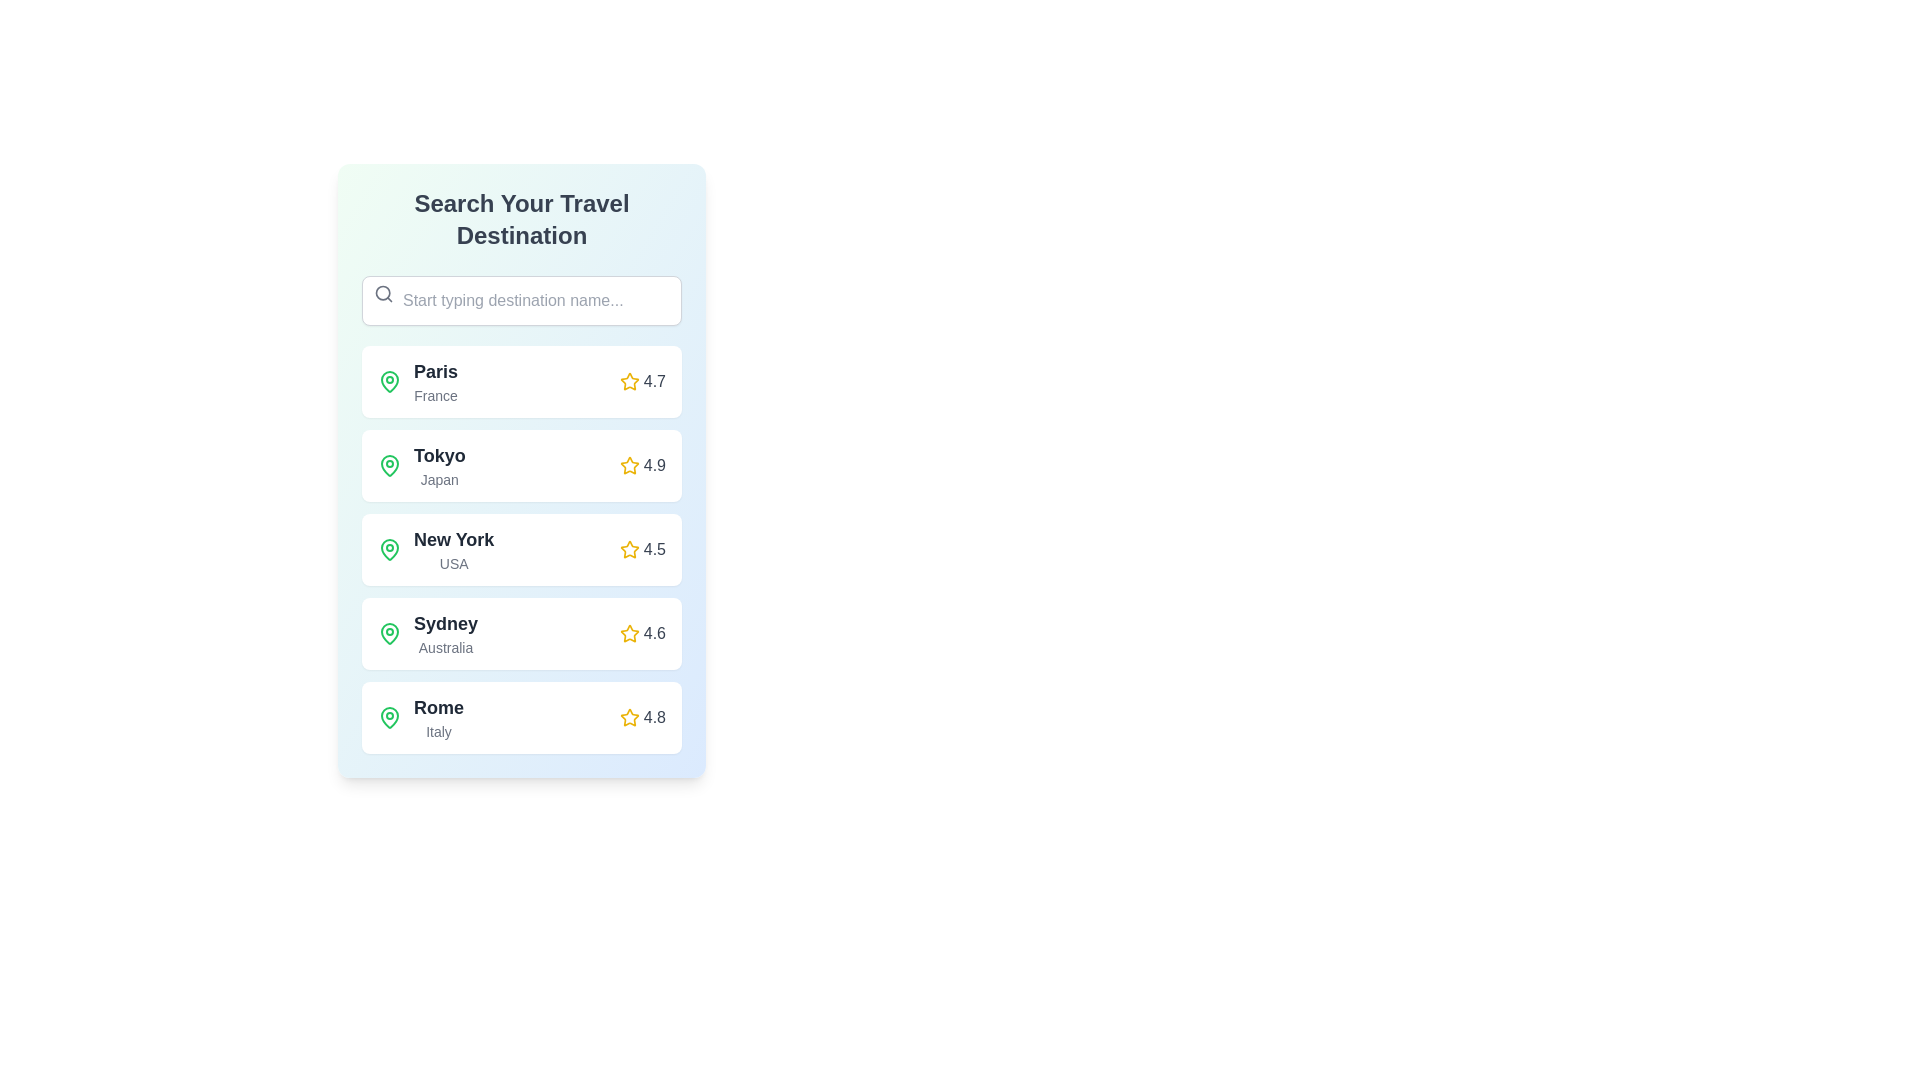 The height and width of the screenshot is (1080, 1920). What do you see at coordinates (453, 550) in the screenshot?
I see `the static text element that displays 'New York' in bold and larger font, and 'USA' in smaller gray font, located in the third item of a vertically aligned list in the sidebar` at bounding box center [453, 550].